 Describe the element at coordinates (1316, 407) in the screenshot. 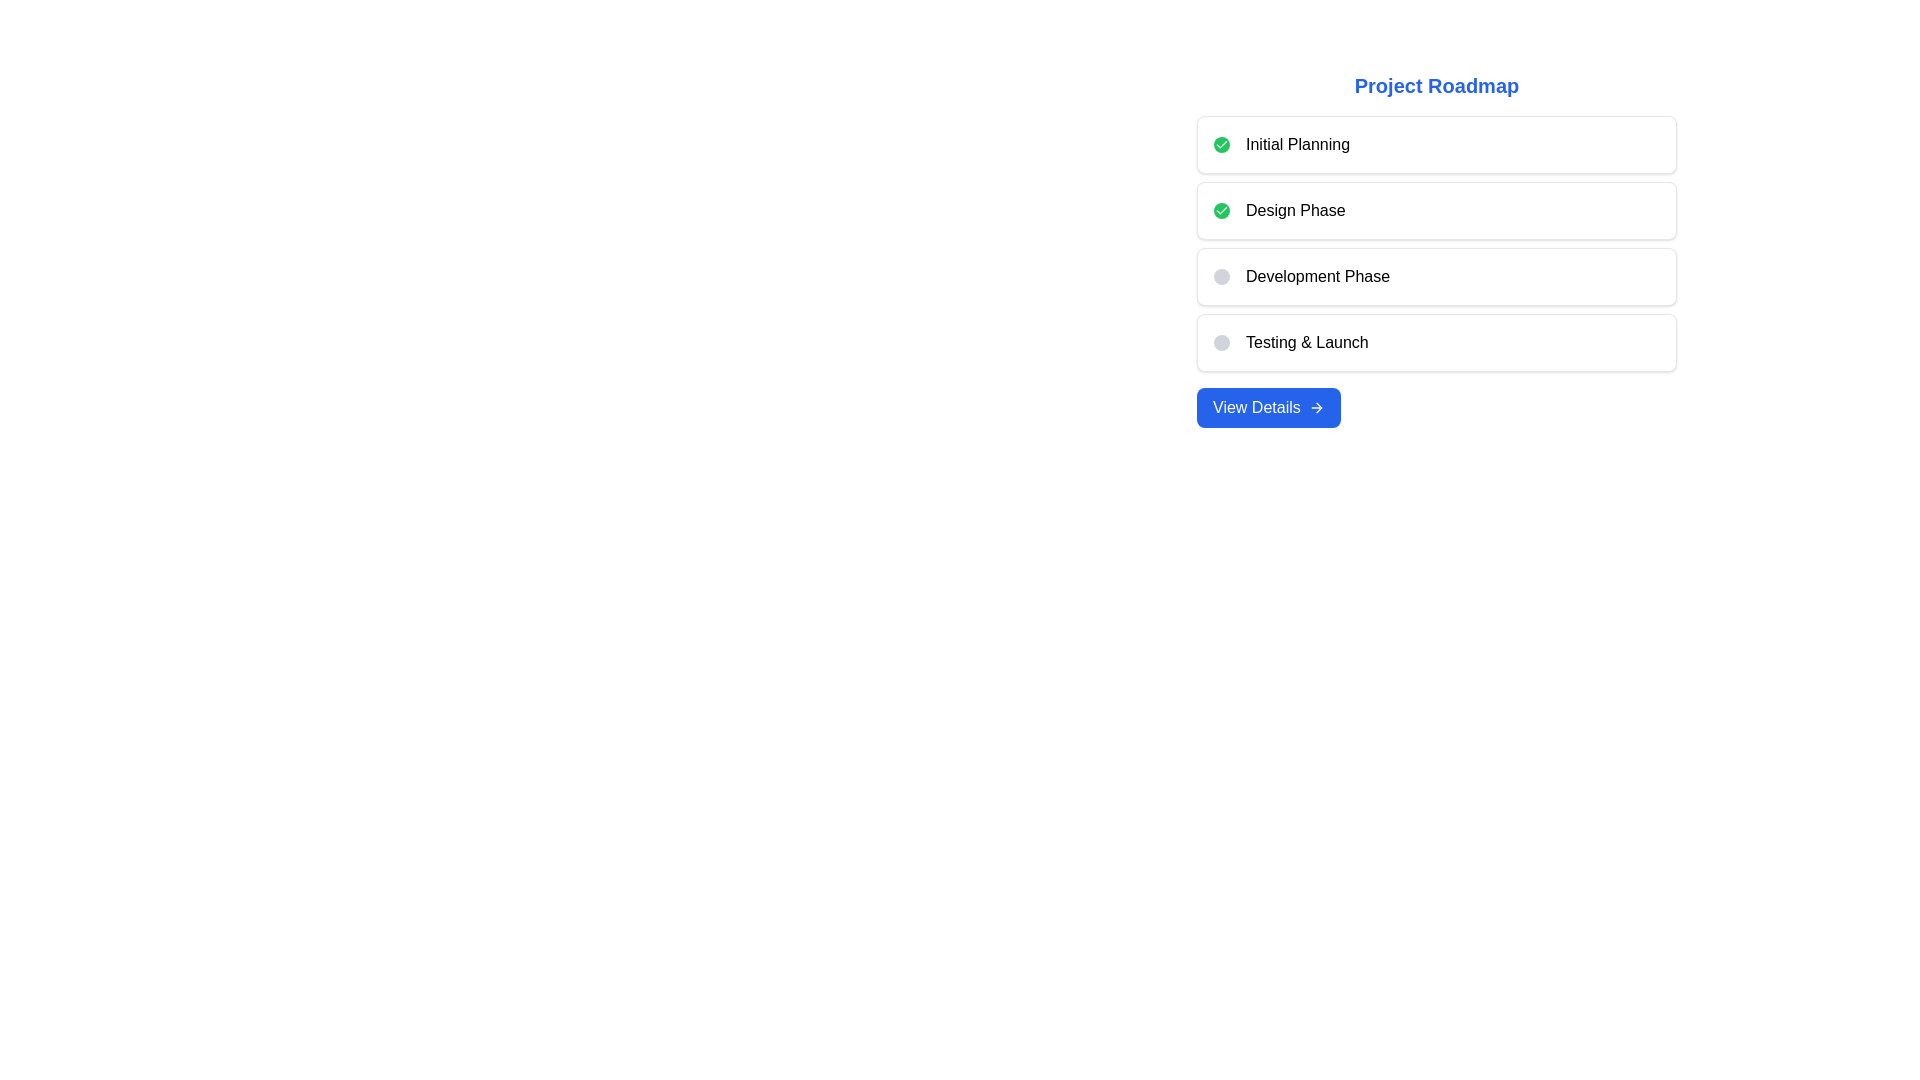

I see `the arrow icon indicating a forward action next to the 'View Details' button` at that location.